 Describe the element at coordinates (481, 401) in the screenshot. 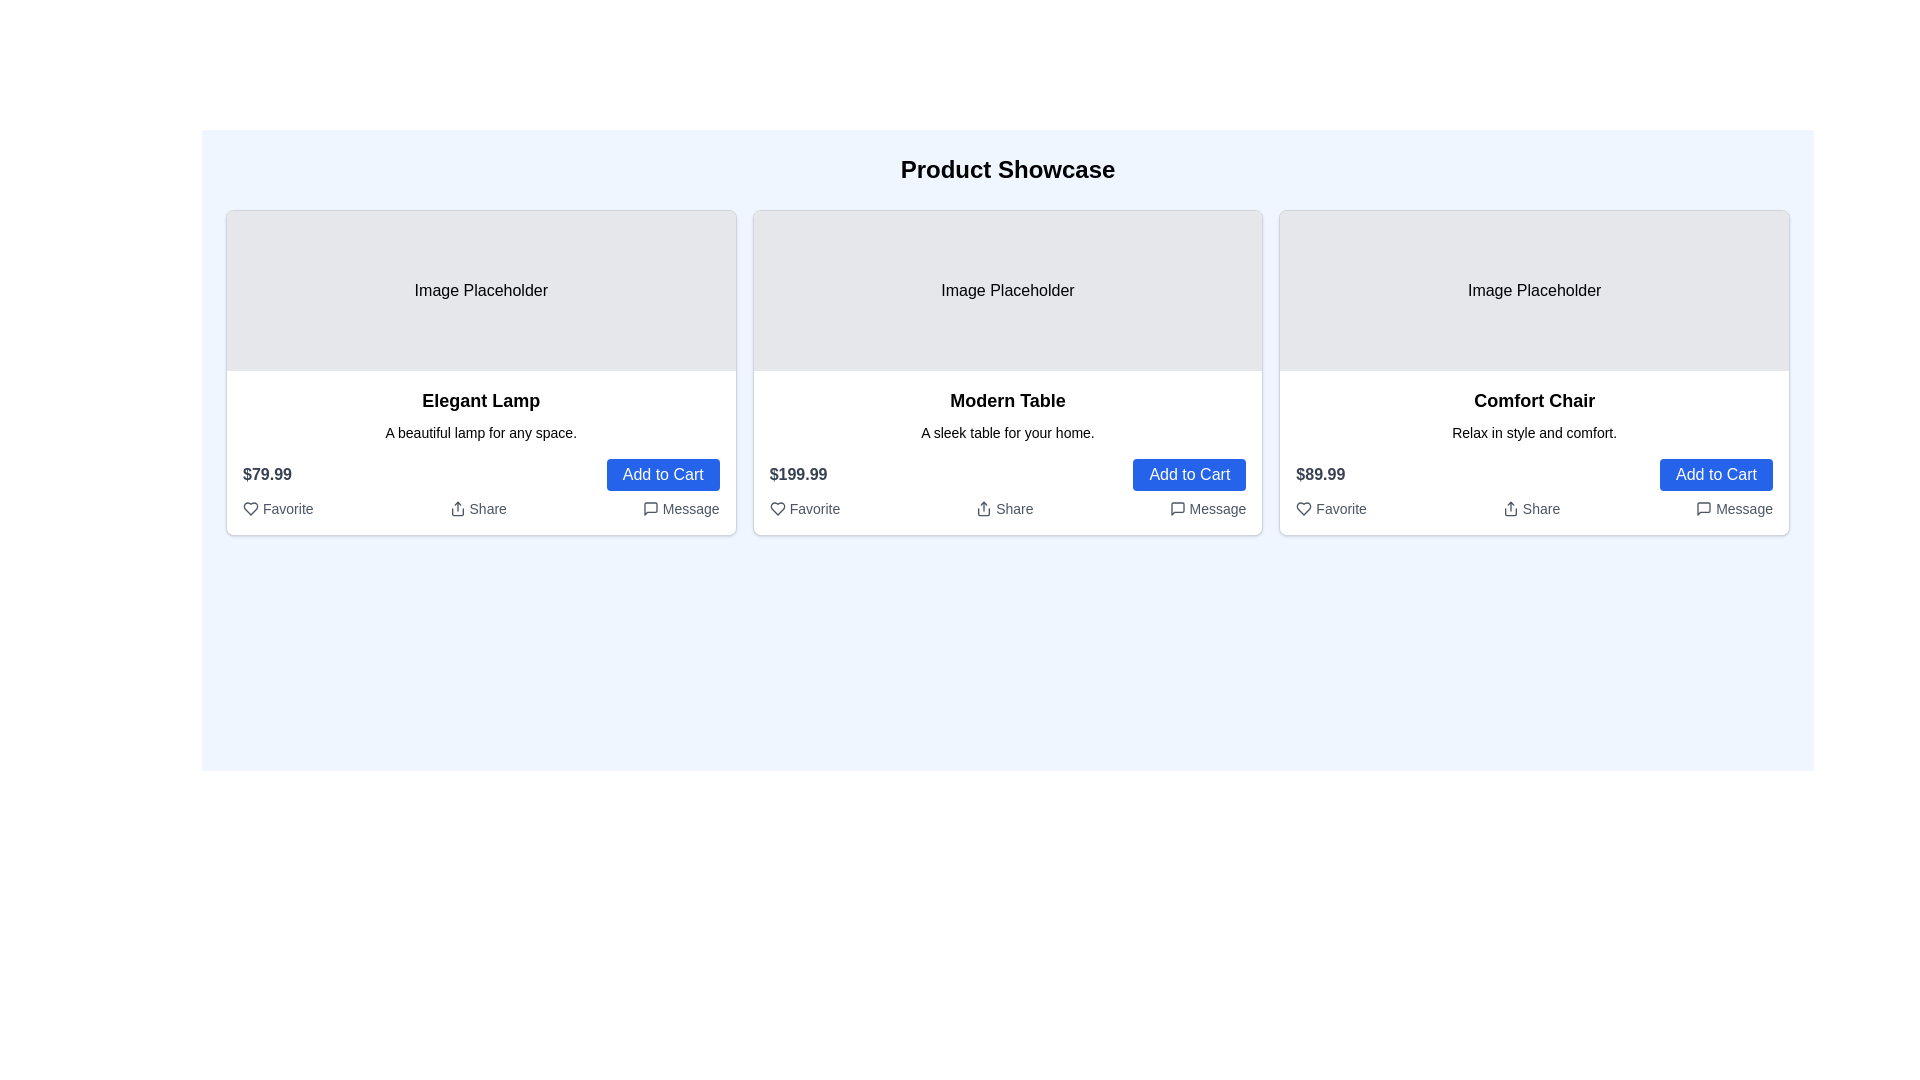

I see `the text label reading 'Elegant Lamp', which is styled with a bold, larger font and located above the product description in the central product card of a horizontally arranged product showcase` at that location.